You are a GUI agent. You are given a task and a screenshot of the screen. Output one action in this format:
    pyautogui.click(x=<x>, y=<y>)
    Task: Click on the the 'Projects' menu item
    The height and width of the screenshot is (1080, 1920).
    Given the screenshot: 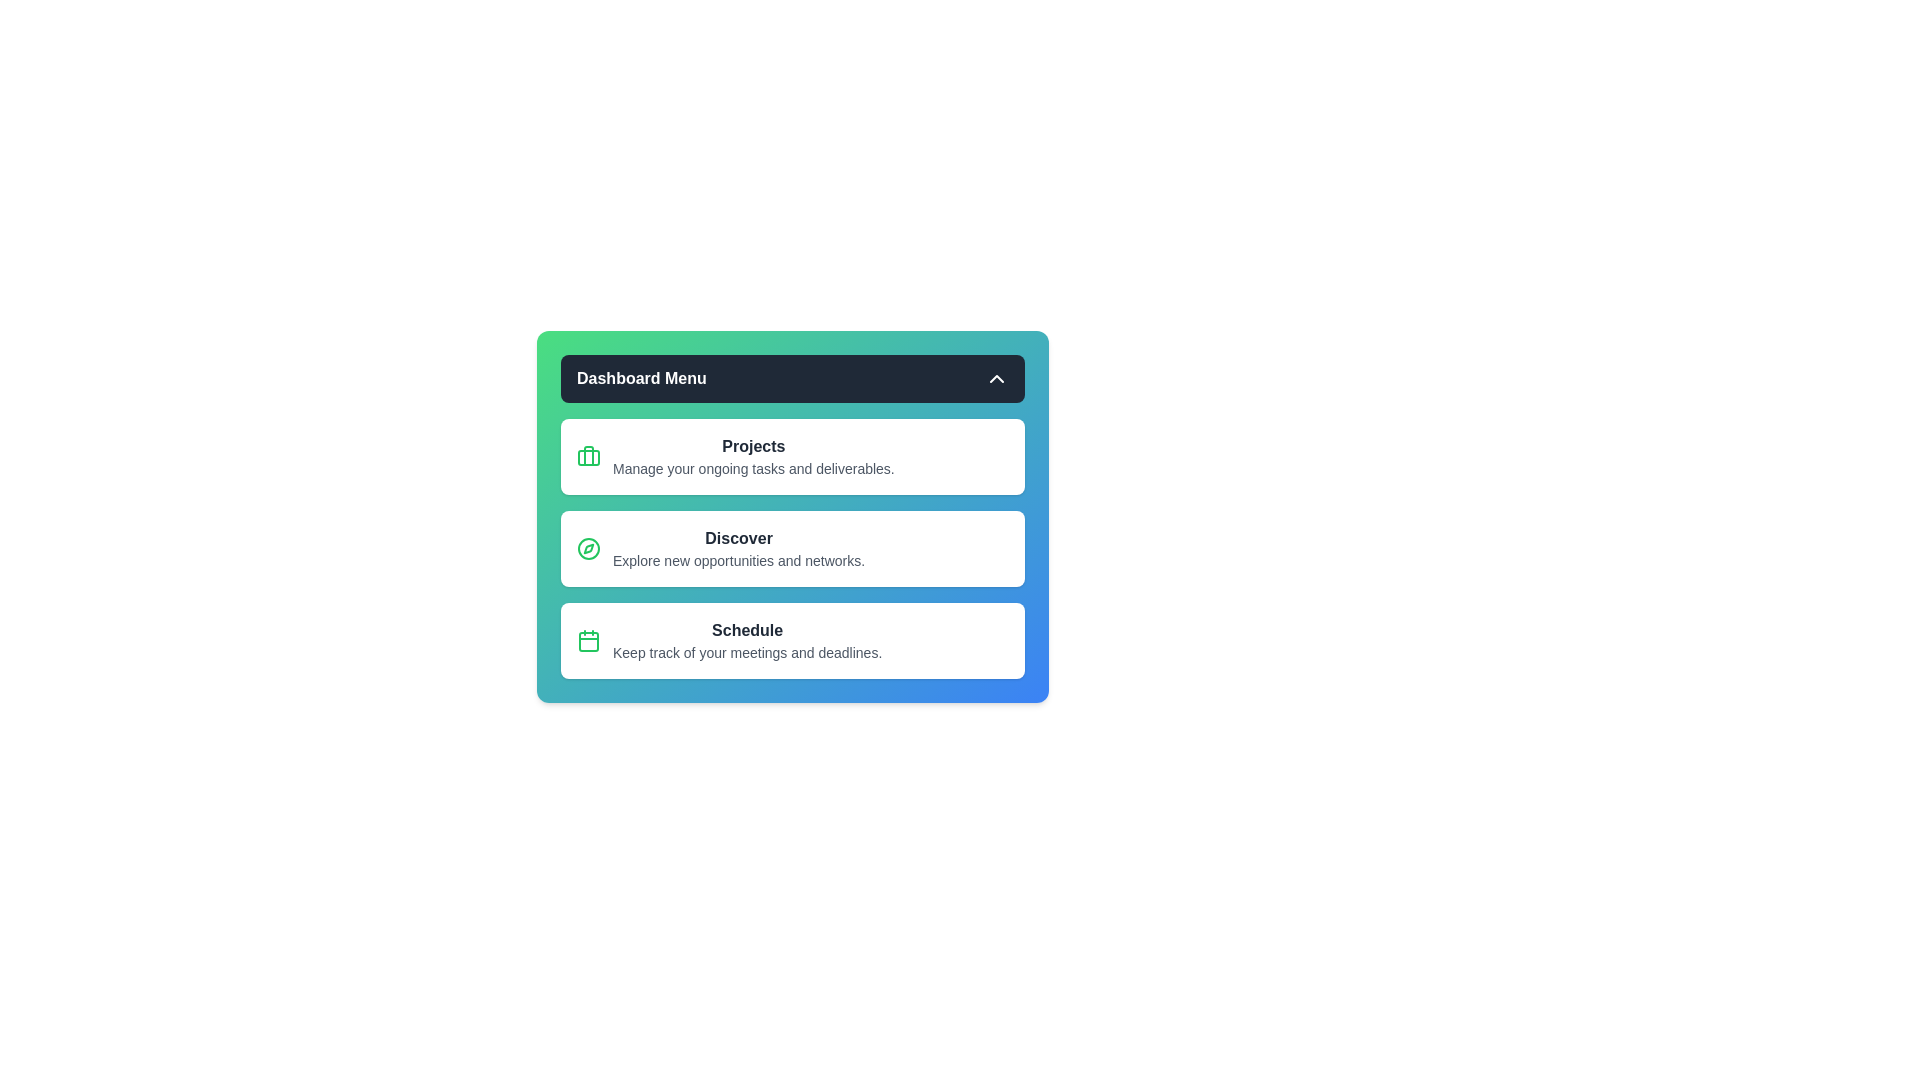 What is the action you would take?
    pyautogui.click(x=791, y=456)
    